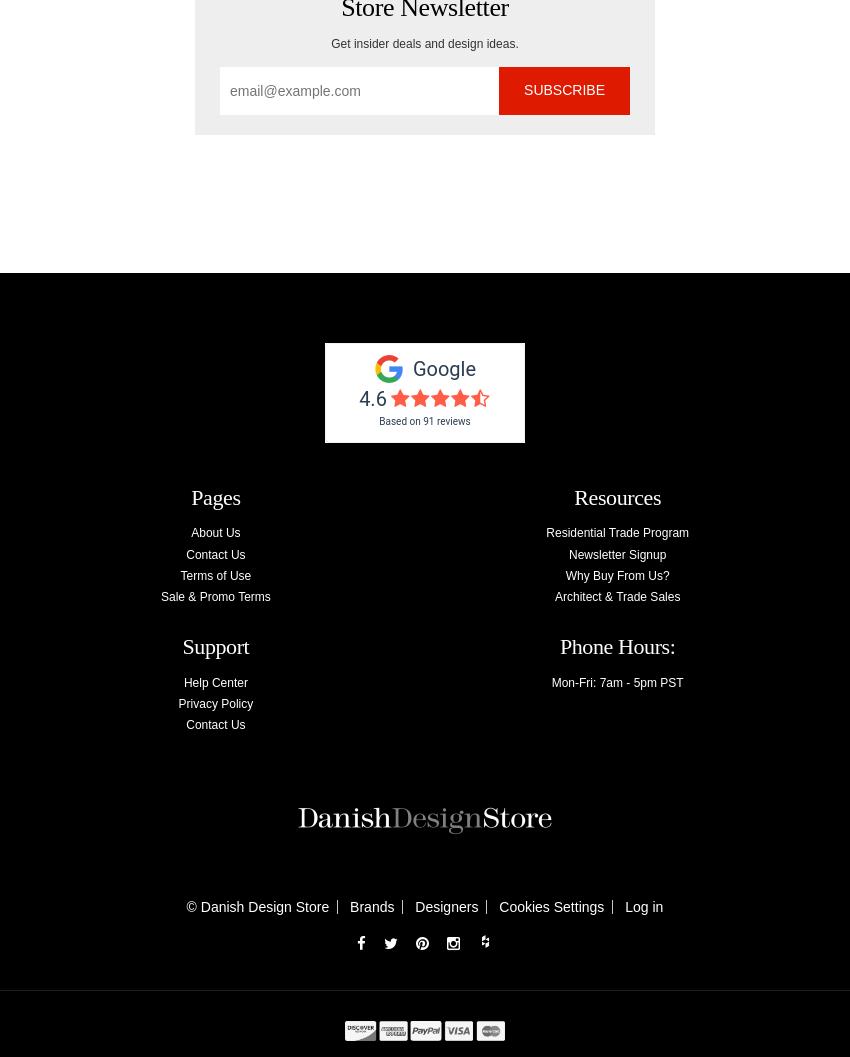 The width and height of the screenshot is (850, 1057). Describe the element at coordinates (371, 396) in the screenshot. I see `'4.6'` at that location.